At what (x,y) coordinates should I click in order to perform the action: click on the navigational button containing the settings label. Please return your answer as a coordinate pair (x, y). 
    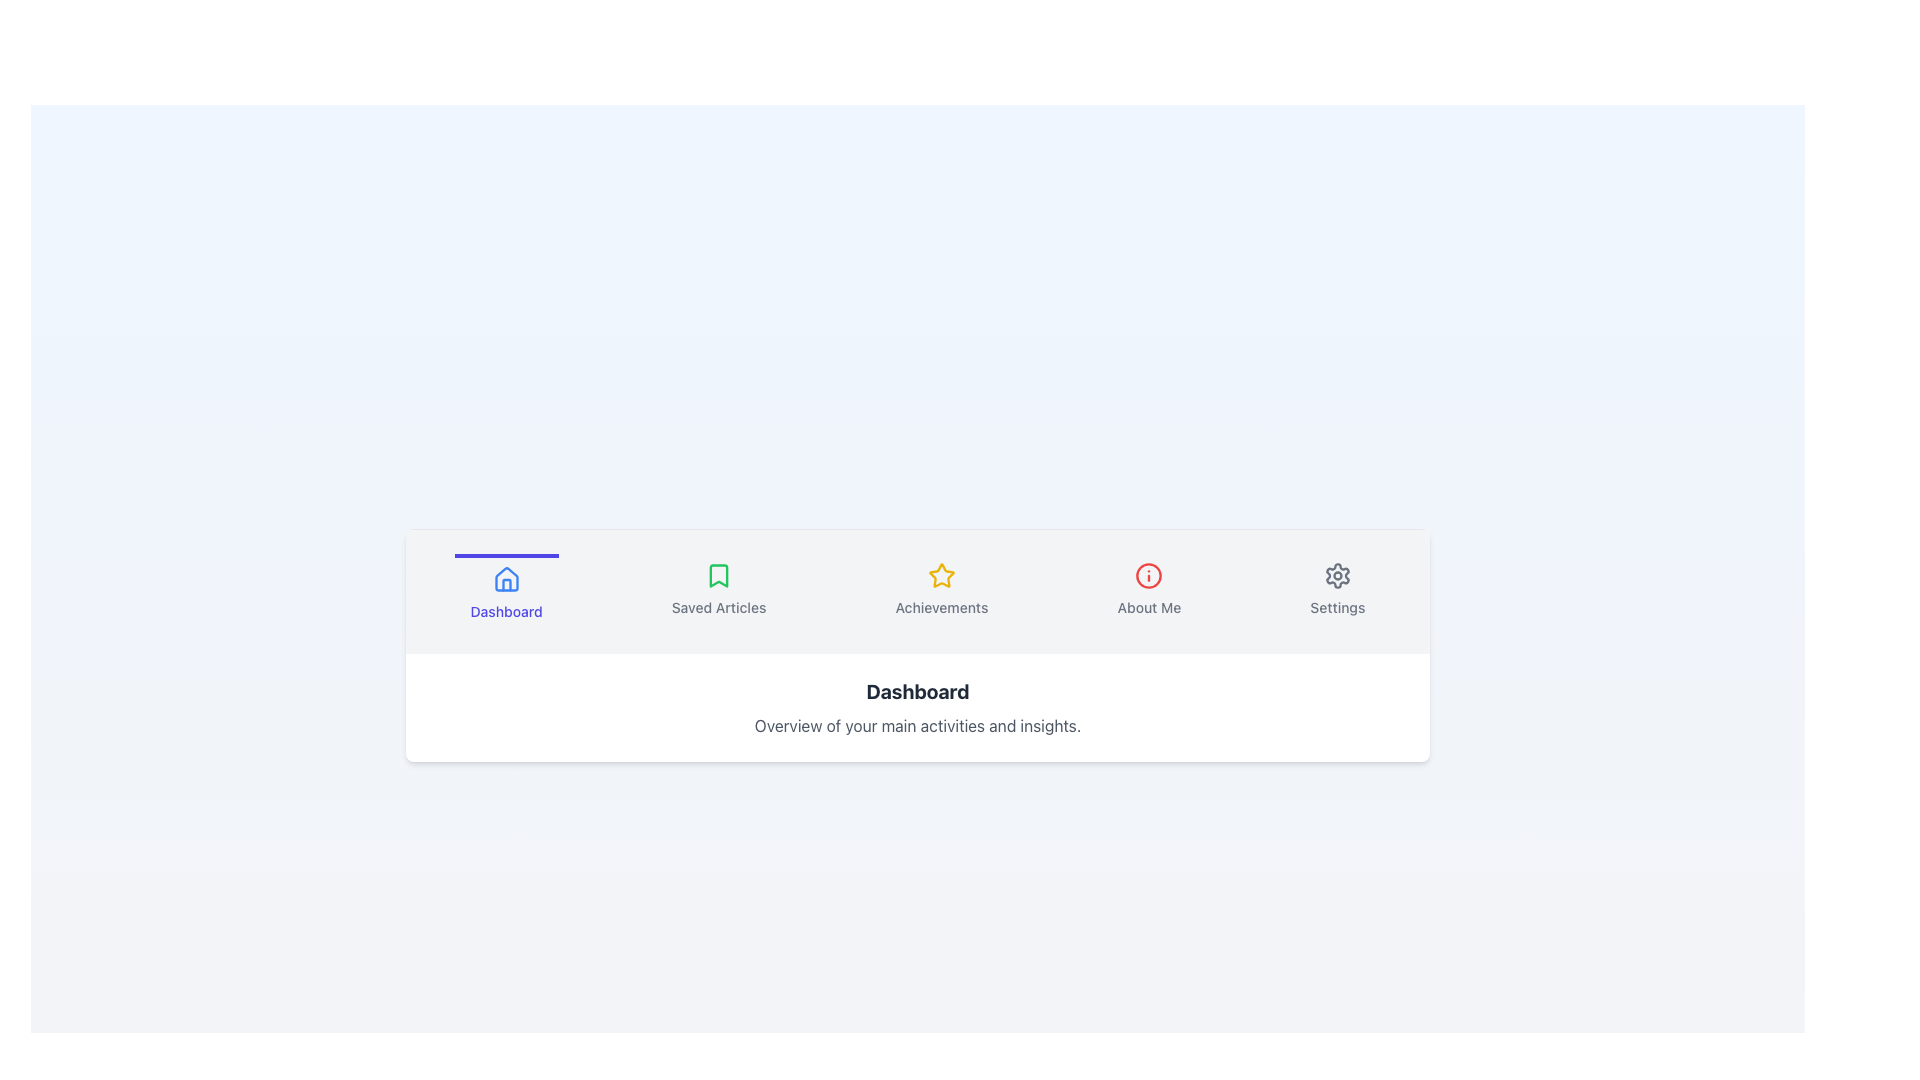
    Looking at the image, I should click on (1337, 606).